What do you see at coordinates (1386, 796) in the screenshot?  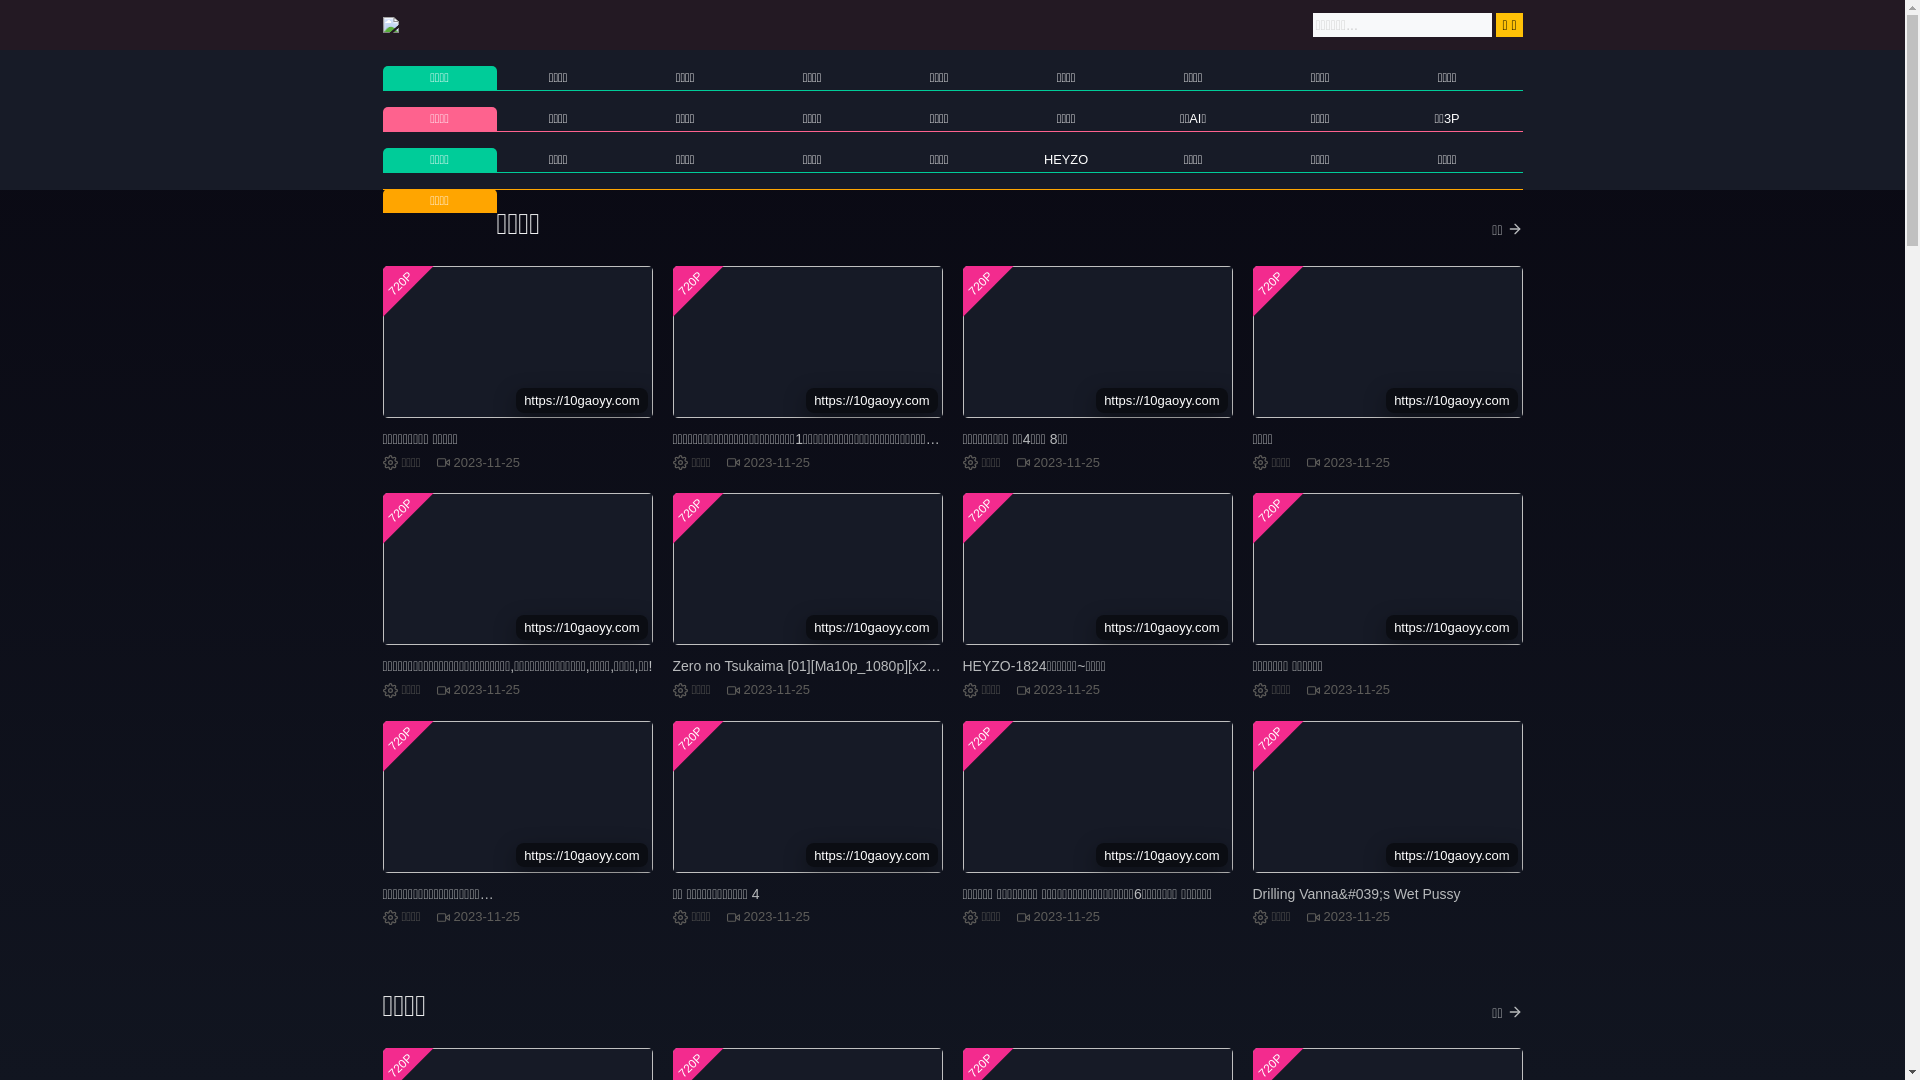 I see `'720P` at bounding box center [1386, 796].